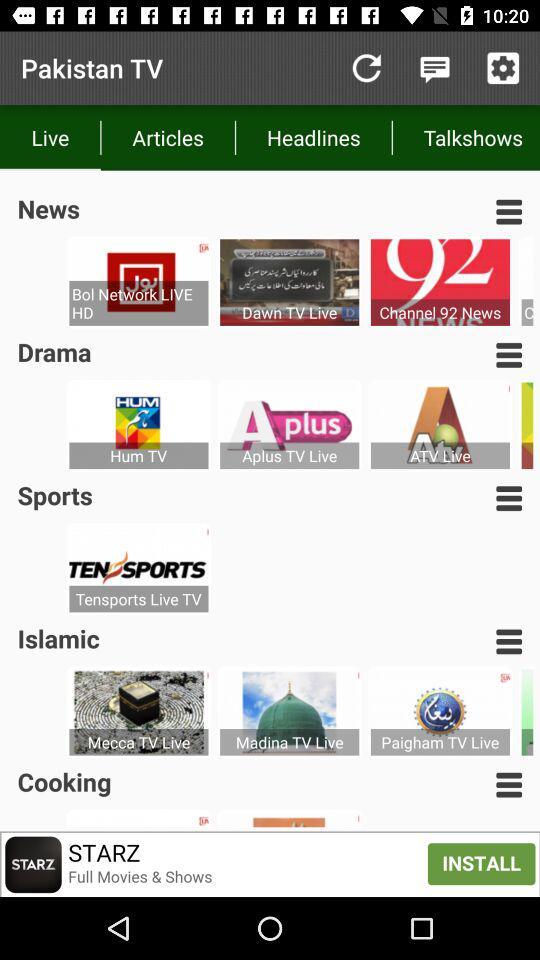 The width and height of the screenshot is (540, 960). I want to click on refress the page, so click(365, 68).